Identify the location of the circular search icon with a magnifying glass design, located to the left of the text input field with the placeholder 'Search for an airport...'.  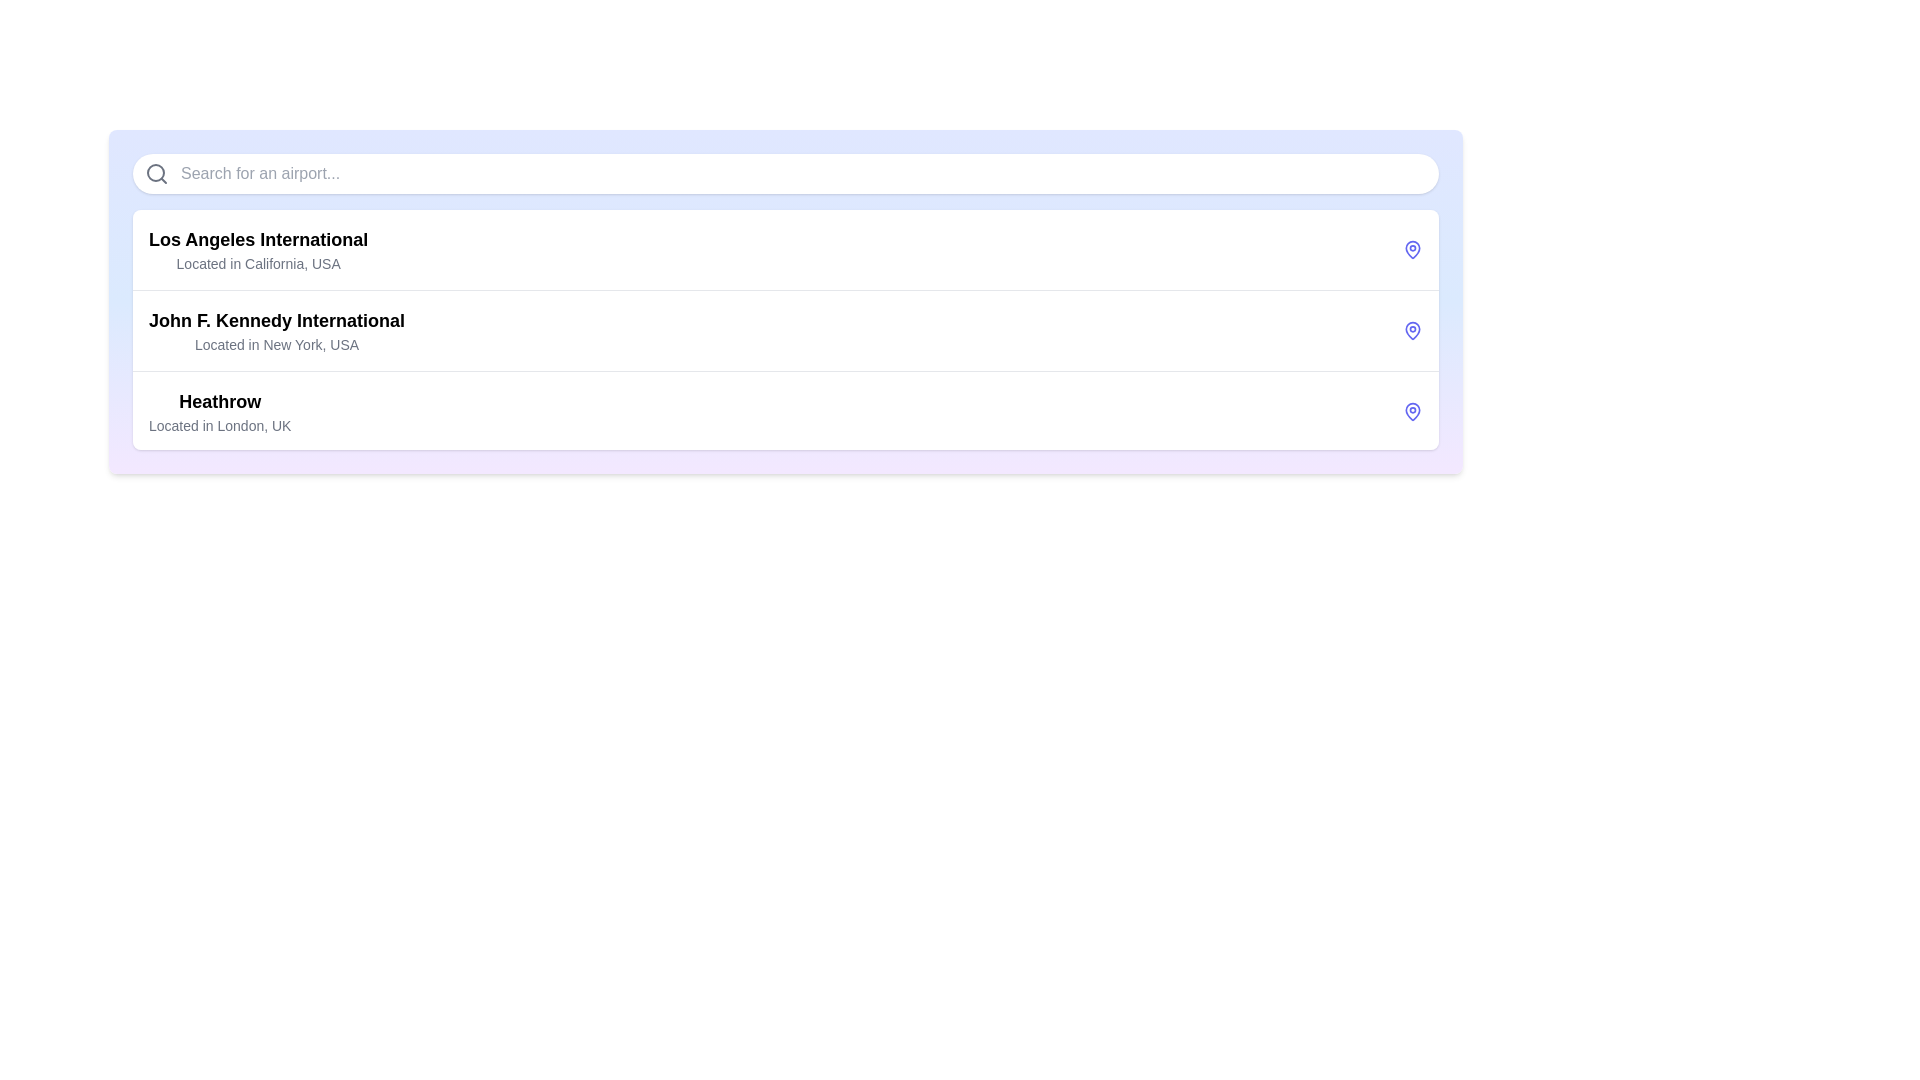
(156, 172).